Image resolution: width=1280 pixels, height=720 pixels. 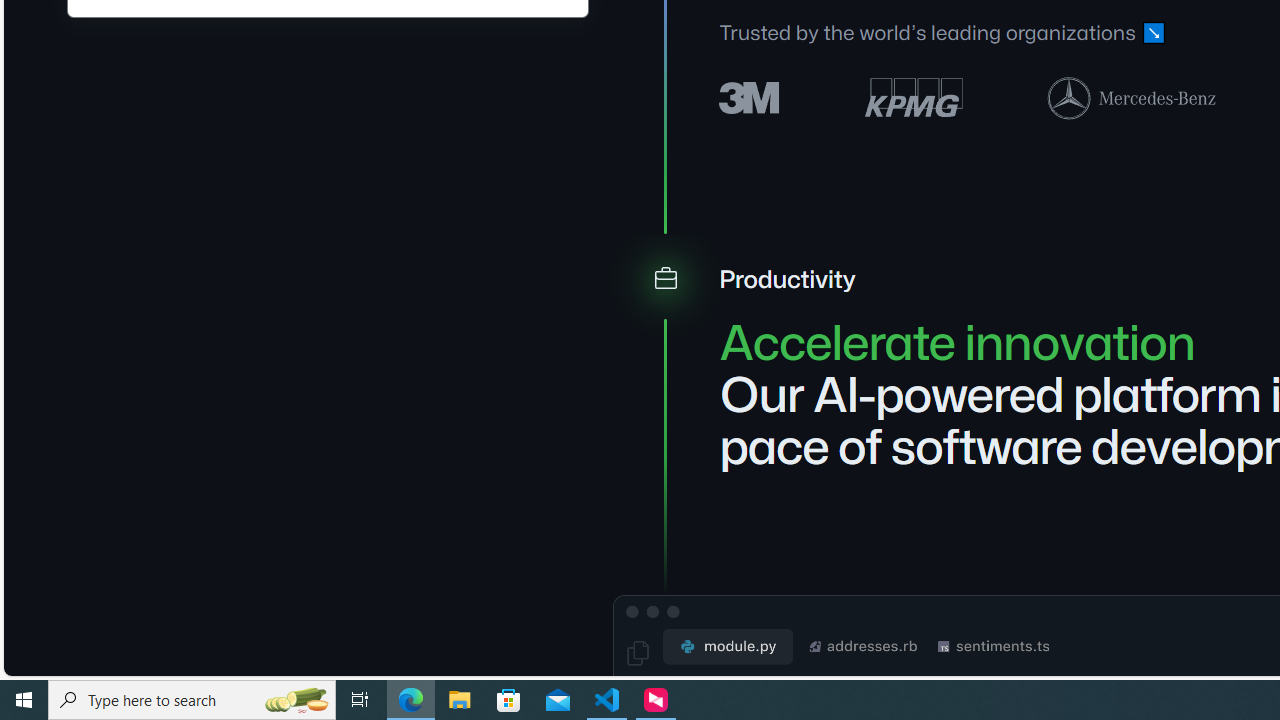 I want to click on 'Mercedes-Benz logo', so click(x=1132, y=97).